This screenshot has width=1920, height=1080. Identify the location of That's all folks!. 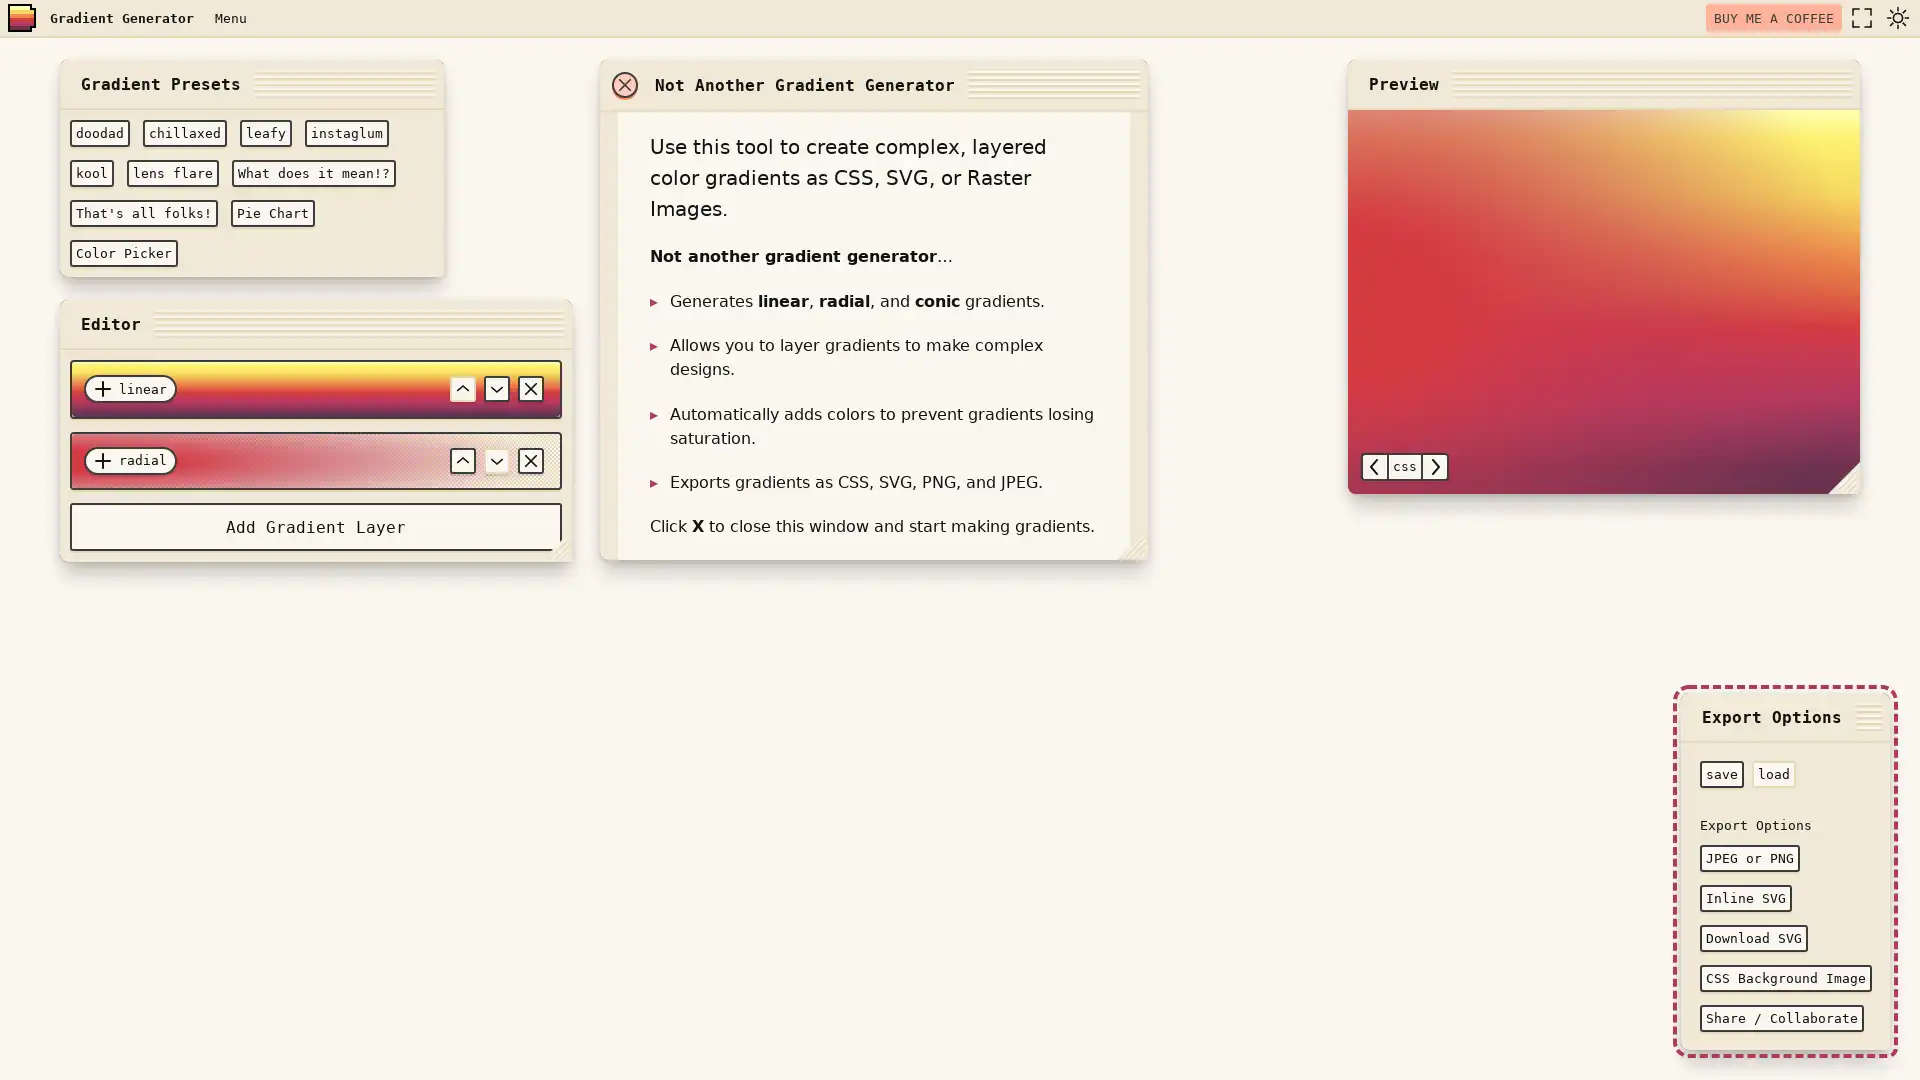
(143, 212).